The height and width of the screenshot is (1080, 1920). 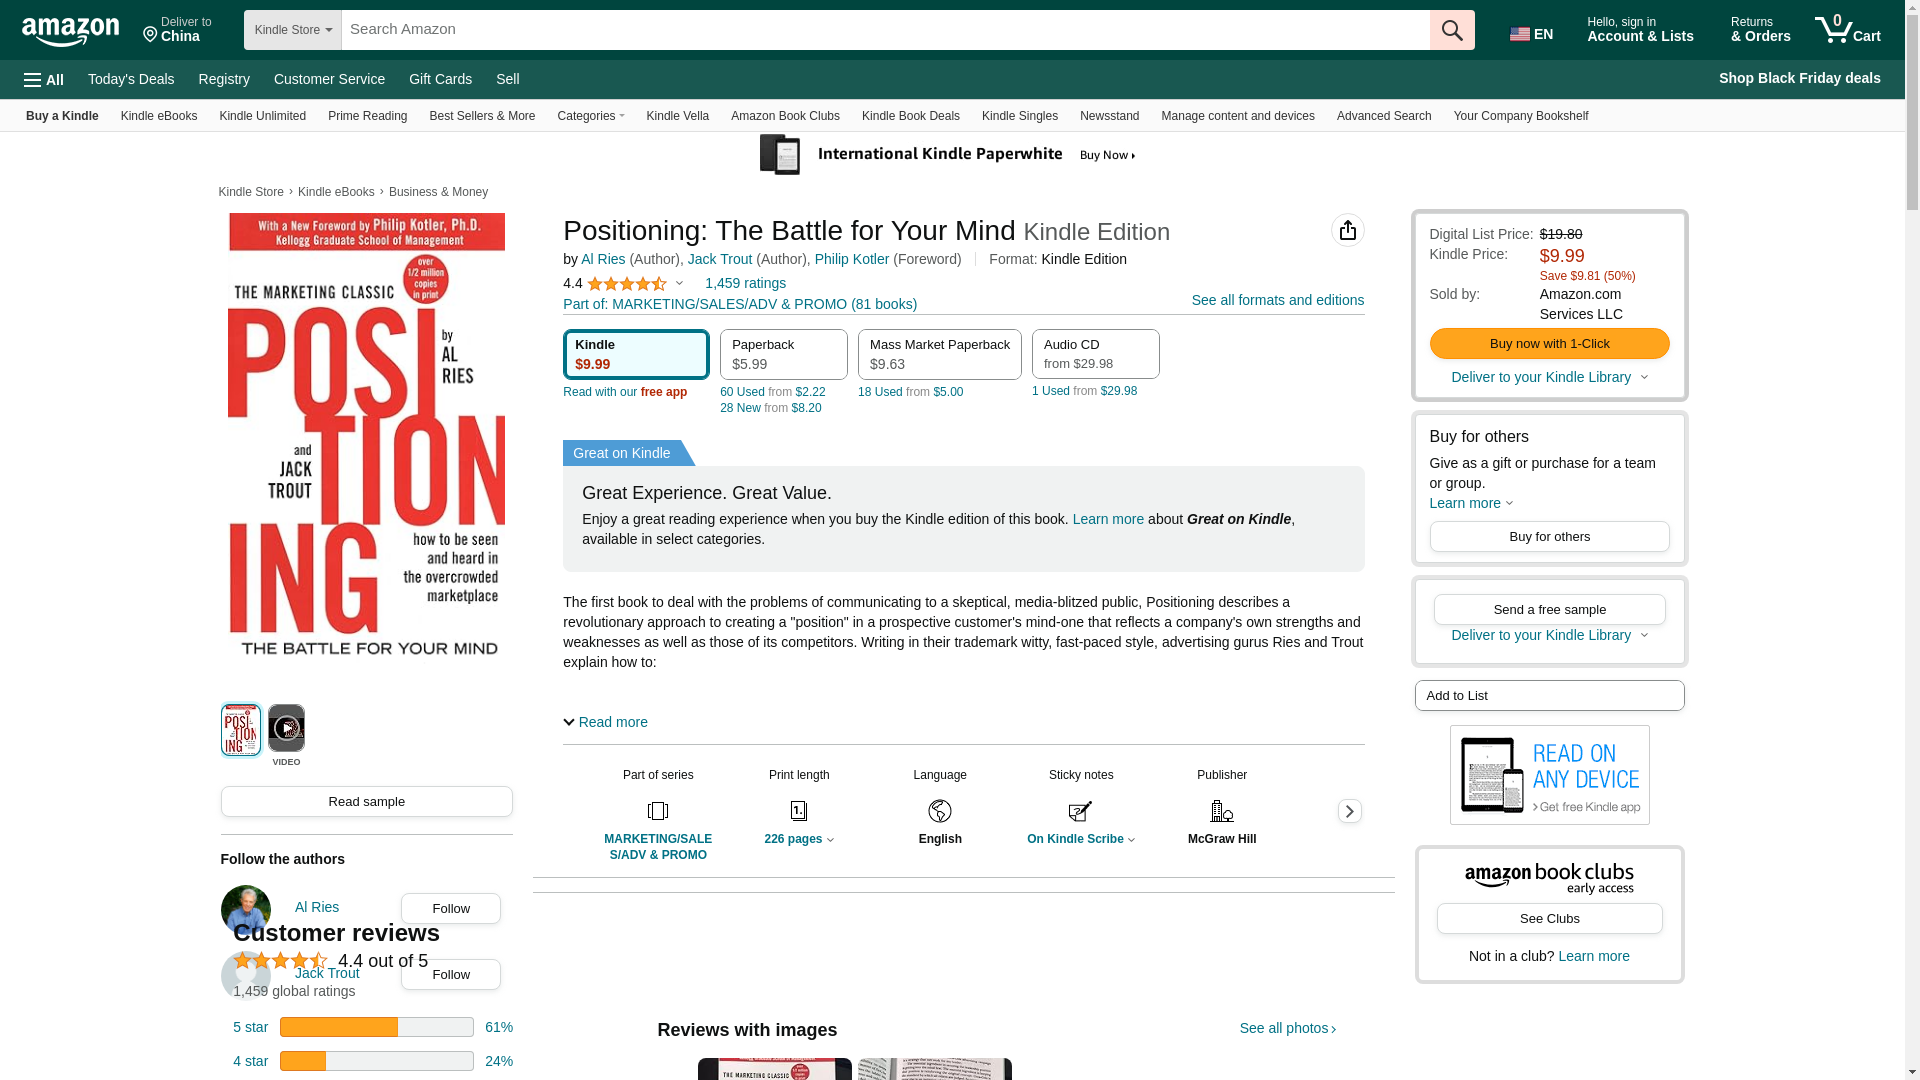 I want to click on 'Share', so click(x=1348, y=229).